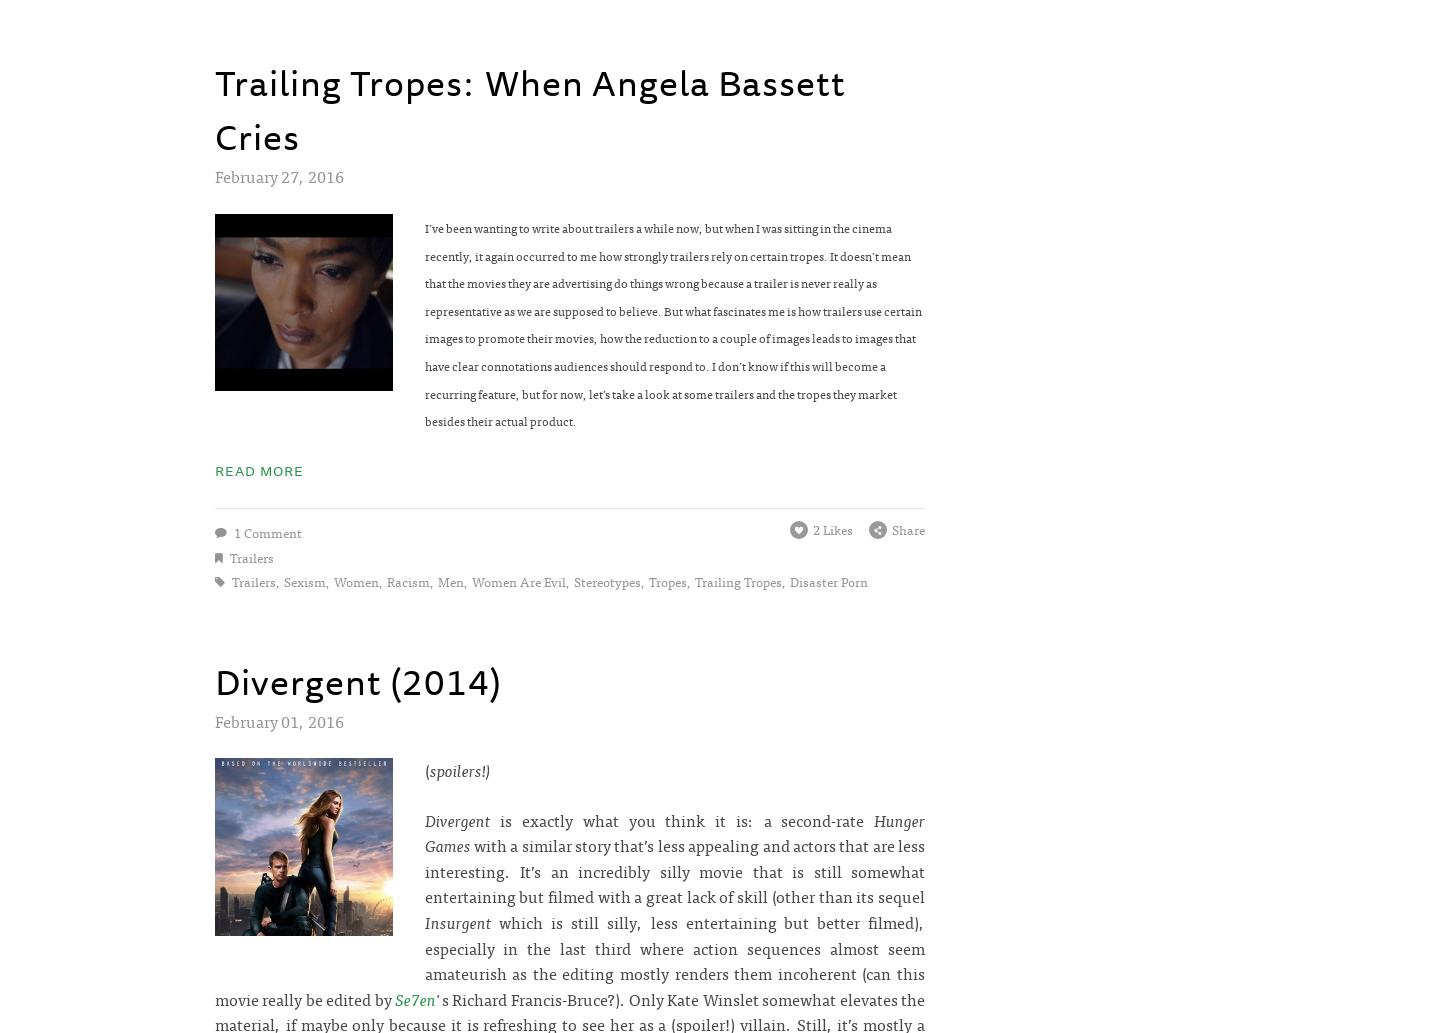 This screenshot has width=1440, height=1033. What do you see at coordinates (672, 322) in the screenshot?
I see `'I’ve been wanting to write about trailers a while now, but when I was sitting in the cinema recently, it again occurred to me how strongly trailers rely on certain tropes. It doesn’t mean that the movies they are advertising do things wrong because a trailer is never really as representative as we are supposed to believe. But what fascinates me is how trailers use certain images to promote their movies, how the reduction to a couple of images leads to images that have clear connotations audiences should respond to. I don’t know if this will become a recurring feature, but for now, let’s take a look at some trailers and the tropes they market besides their actual product.'` at bounding box center [672, 322].